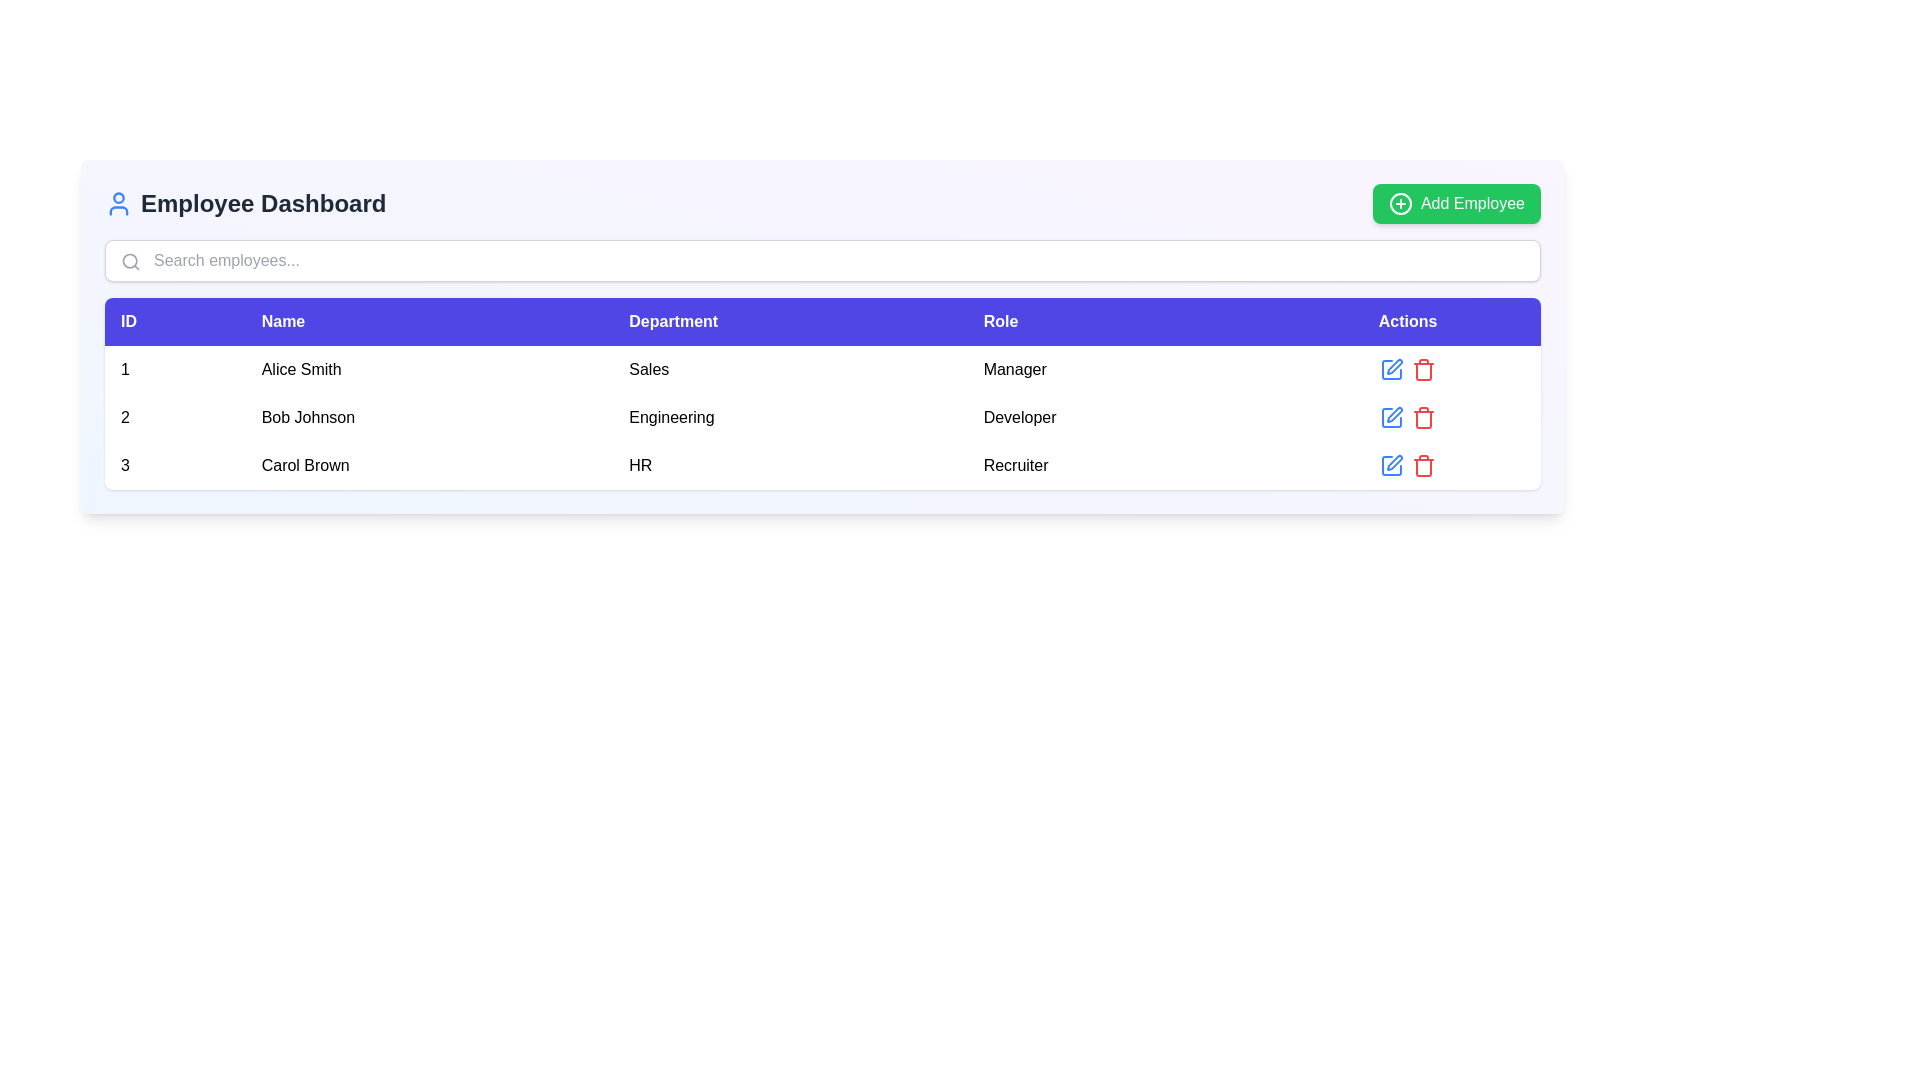 This screenshot has width=1920, height=1080. I want to click on the ID, Name, Department, or Role in the third row of the data table which contains '3' for ID, 'Carol Brown' for the name, 'HR' for the department, and 'Recruiter' for the role, so click(822, 466).